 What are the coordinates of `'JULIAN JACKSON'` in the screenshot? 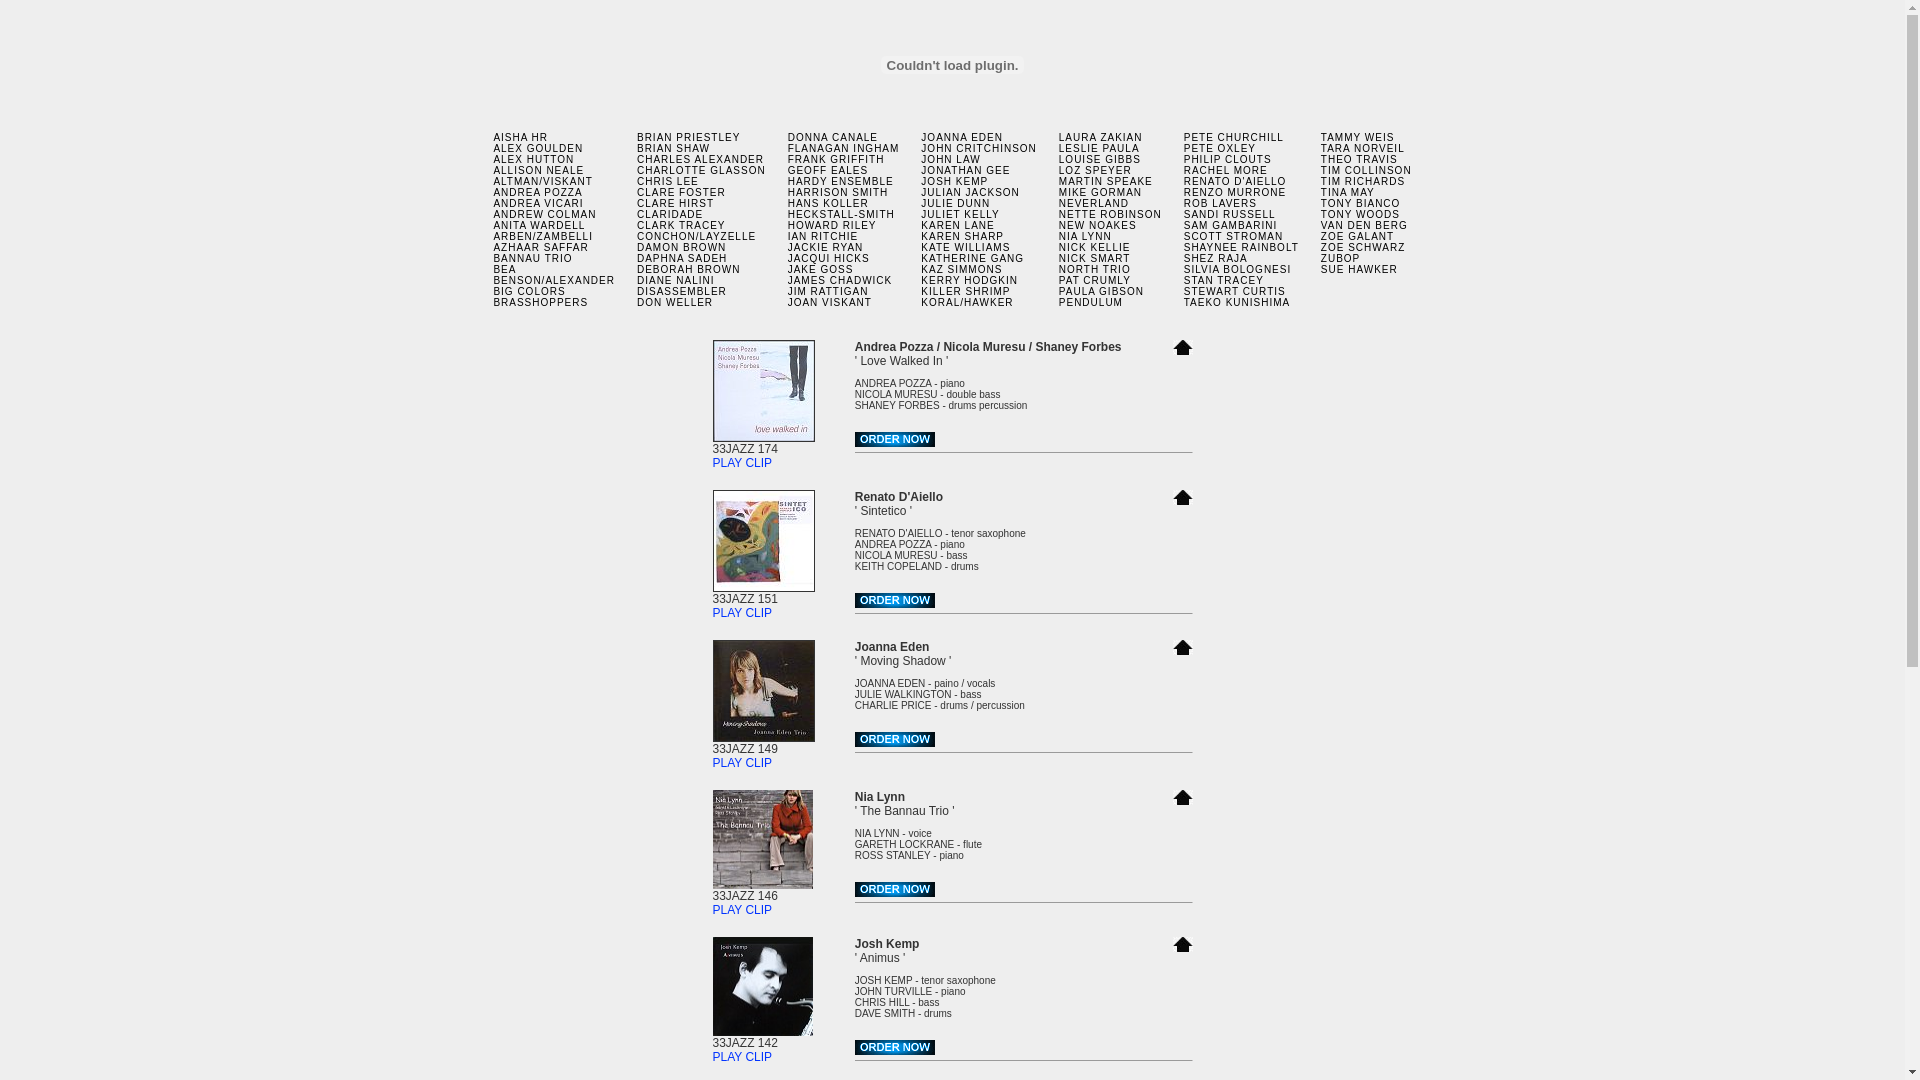 It's located at (969, 192).